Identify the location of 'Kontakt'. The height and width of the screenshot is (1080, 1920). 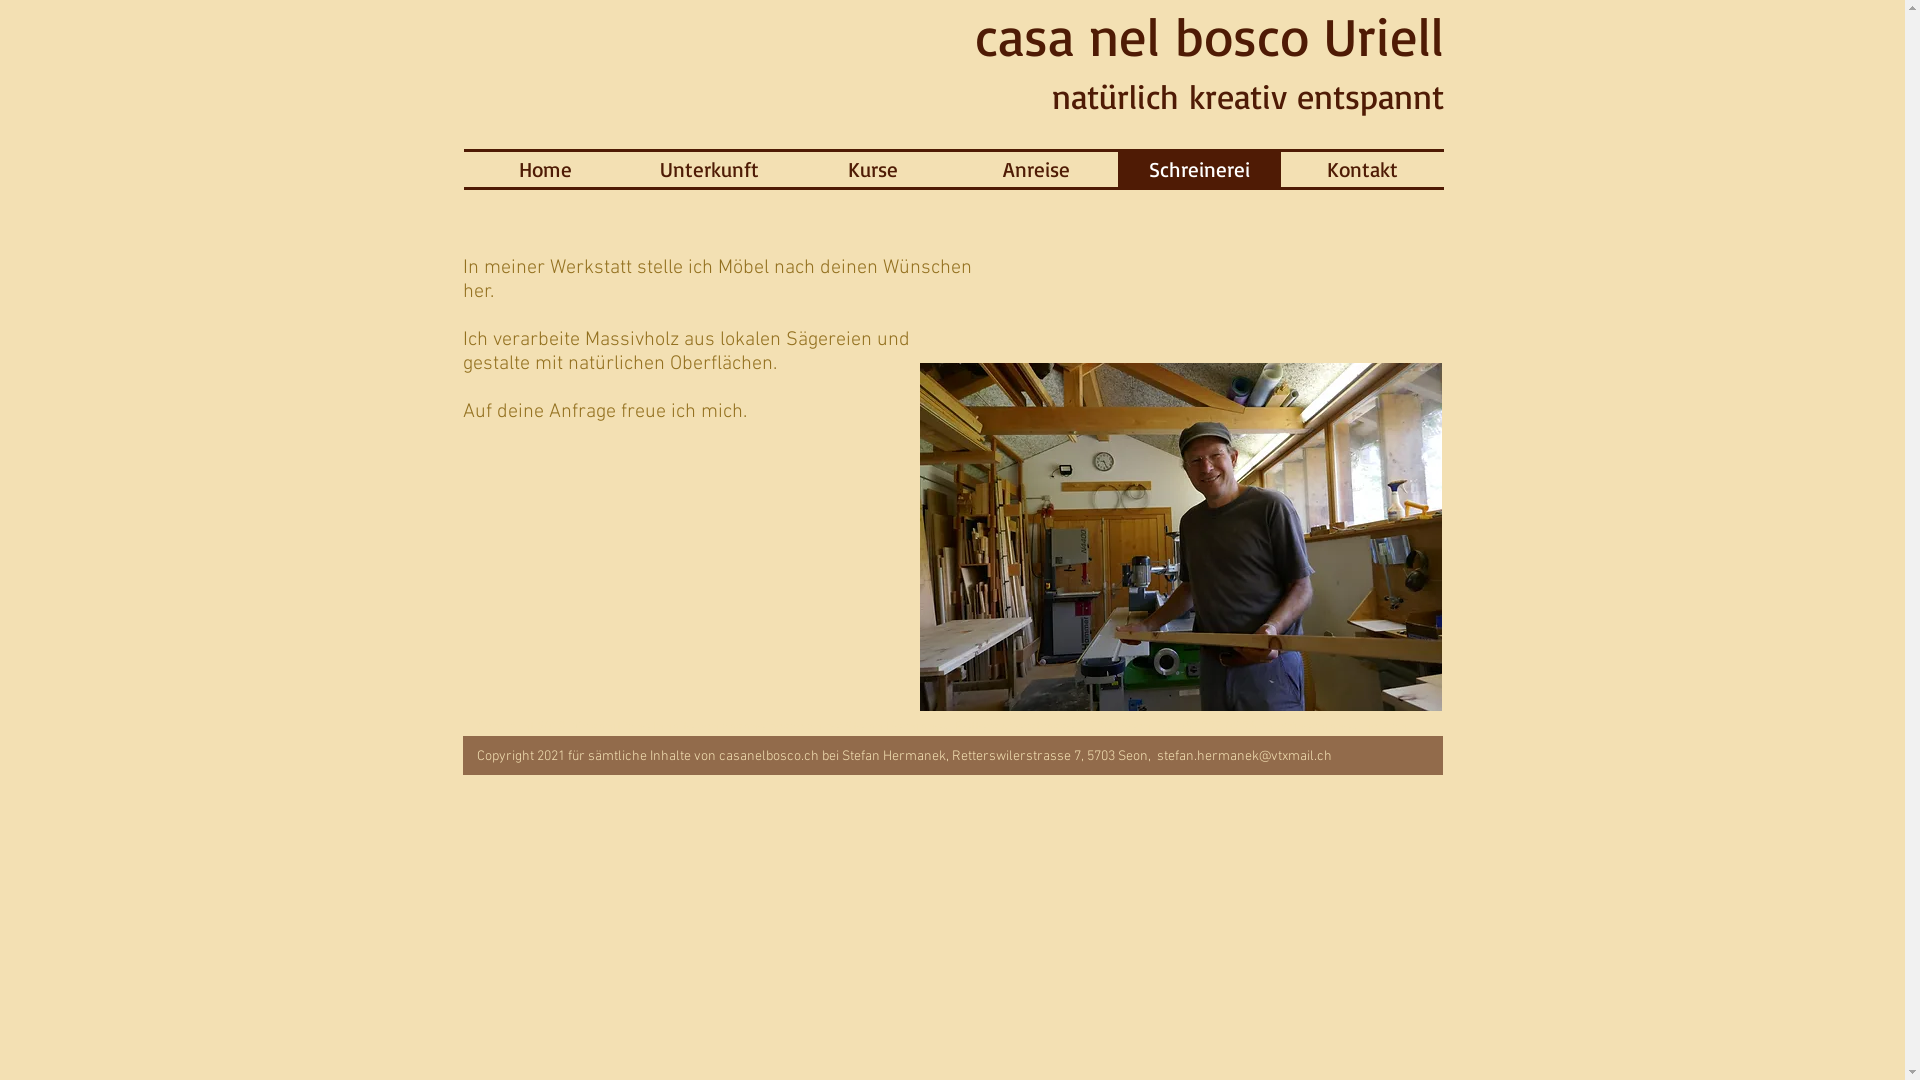
(1360, 168).